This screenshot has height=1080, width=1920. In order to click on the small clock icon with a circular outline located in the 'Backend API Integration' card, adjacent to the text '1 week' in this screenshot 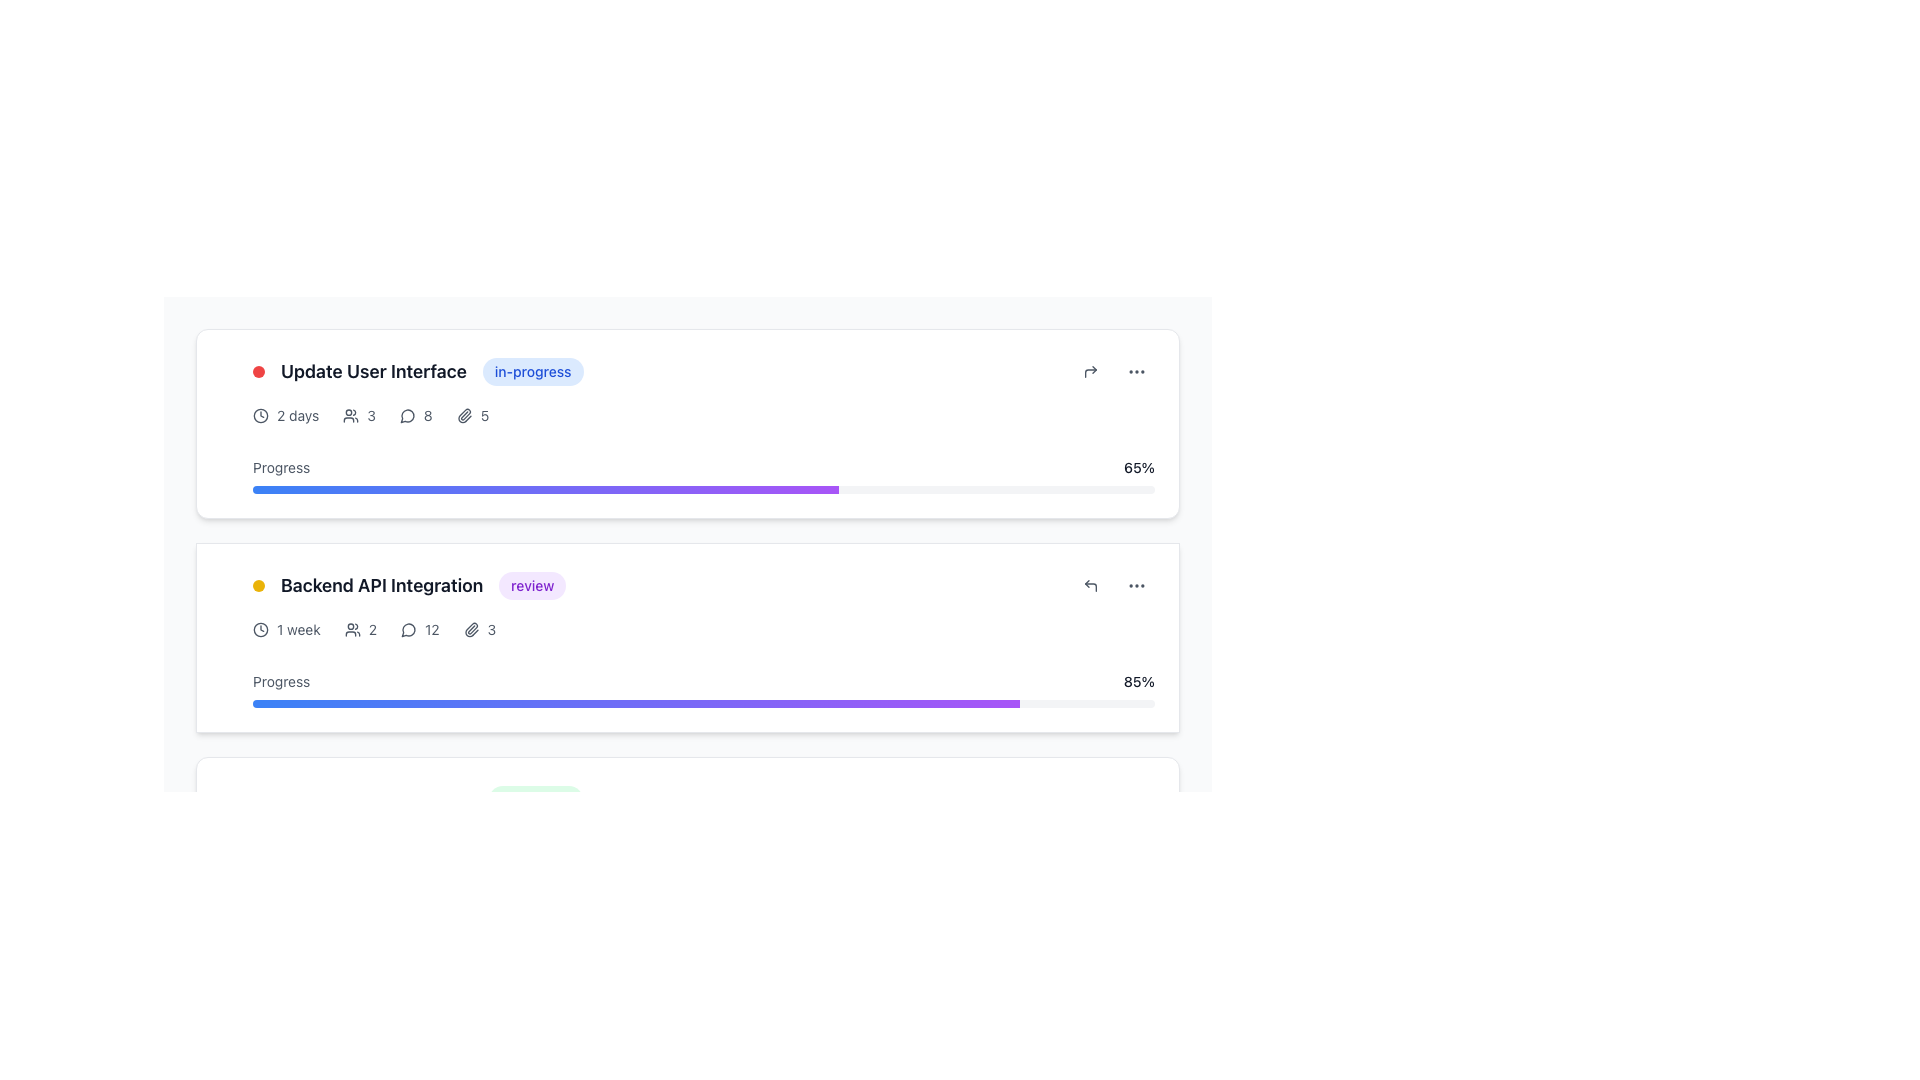, I will do `click(259, 628)`.